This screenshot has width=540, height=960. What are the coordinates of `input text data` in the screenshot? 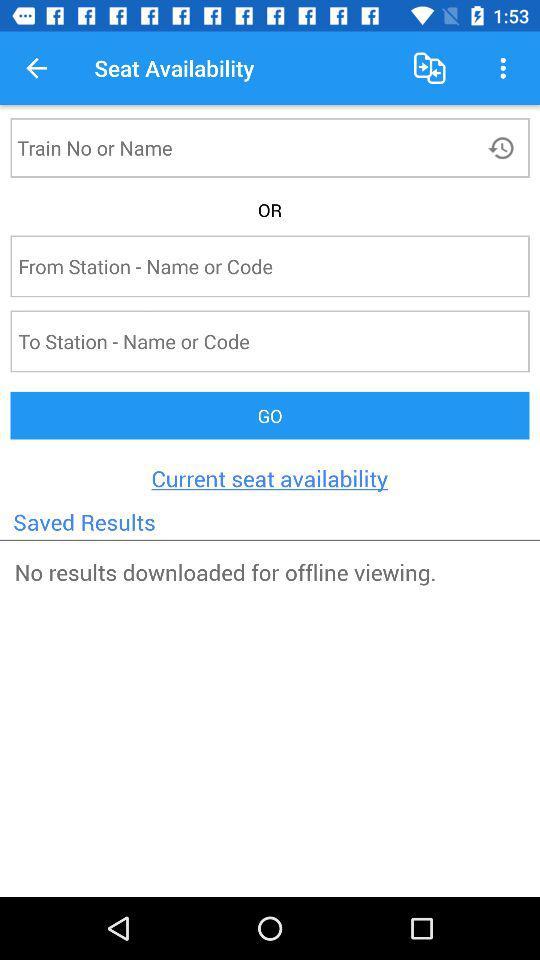 It's located at (232, 146).